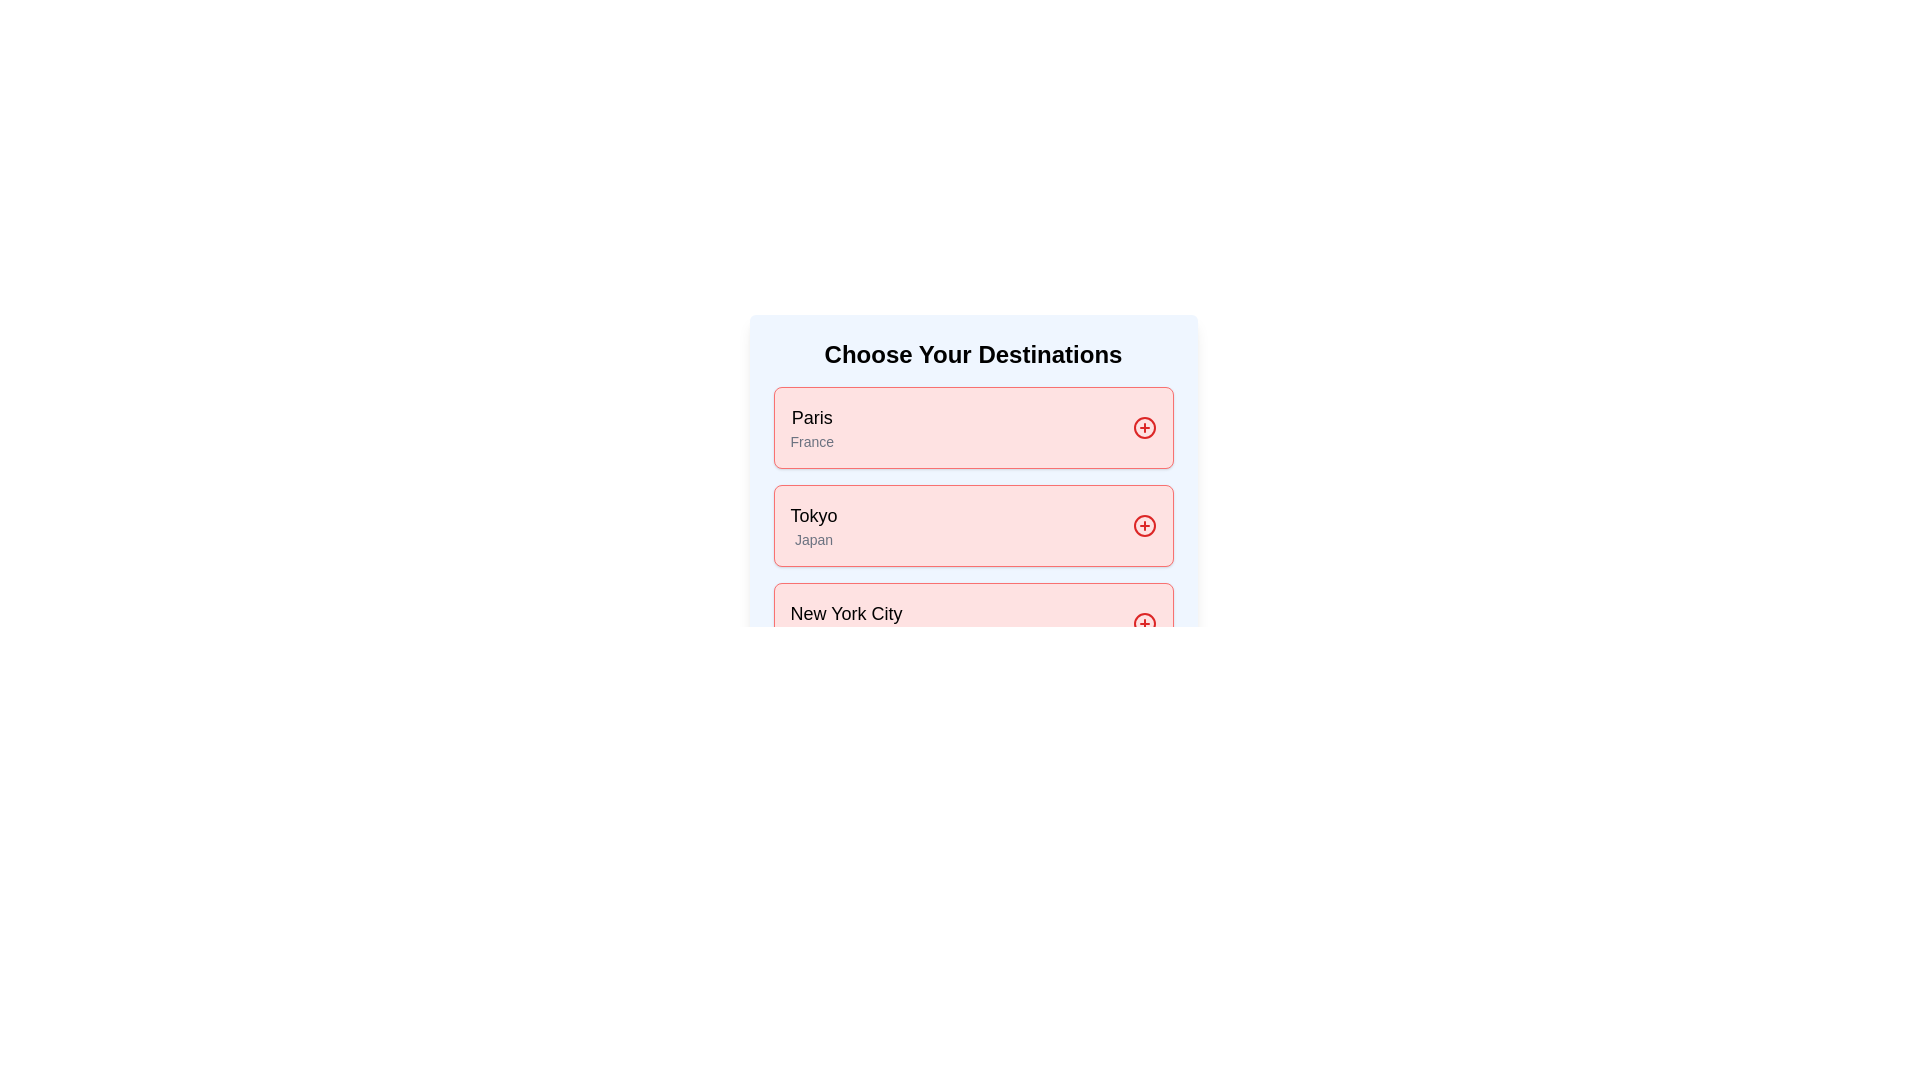 The image size is (1920, 1080). What do you see at coordinates (1144, 623) in the screenshot?
I see `the circular red button with a plus symbol located in the 'Choose Your Destinations' section for 'New York City USA'` at bounding box center [1144, 623].